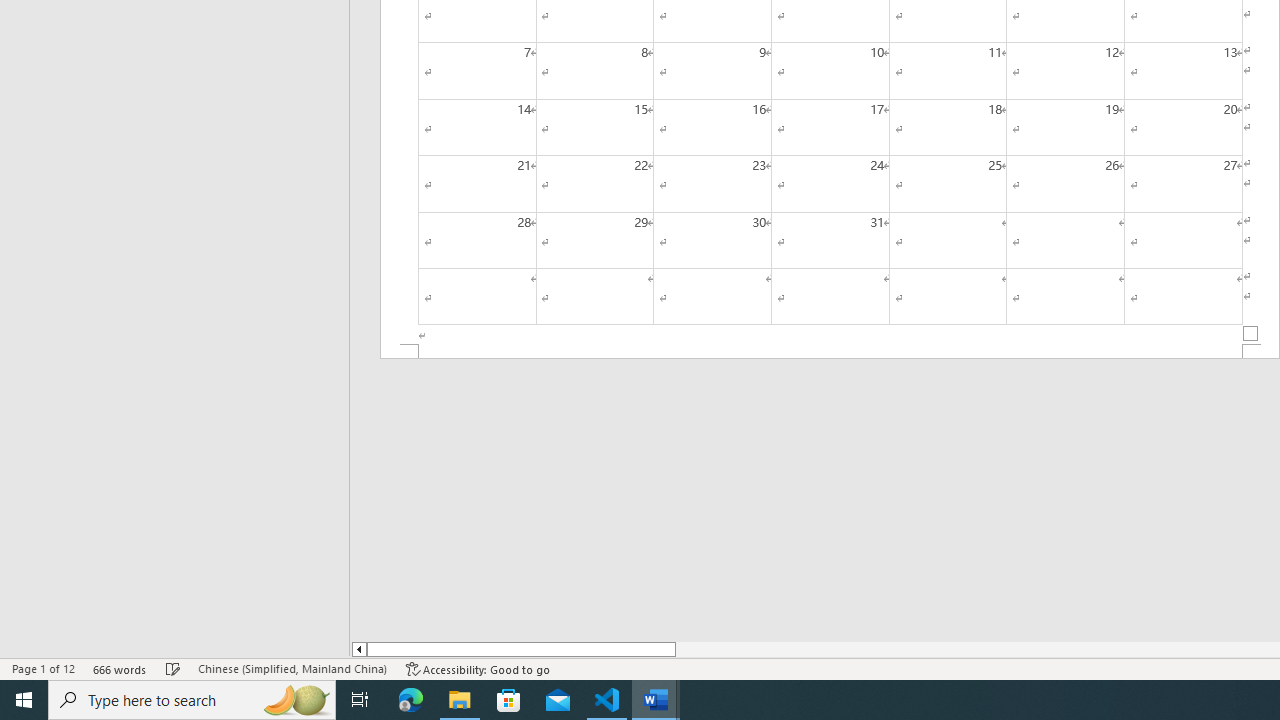 This screenshot has height=720, width=1280. What do you see at coordinates (830, 350) in the screenshot?
I see `'Footer -Section 1-'` at bounding box center [830, 350].